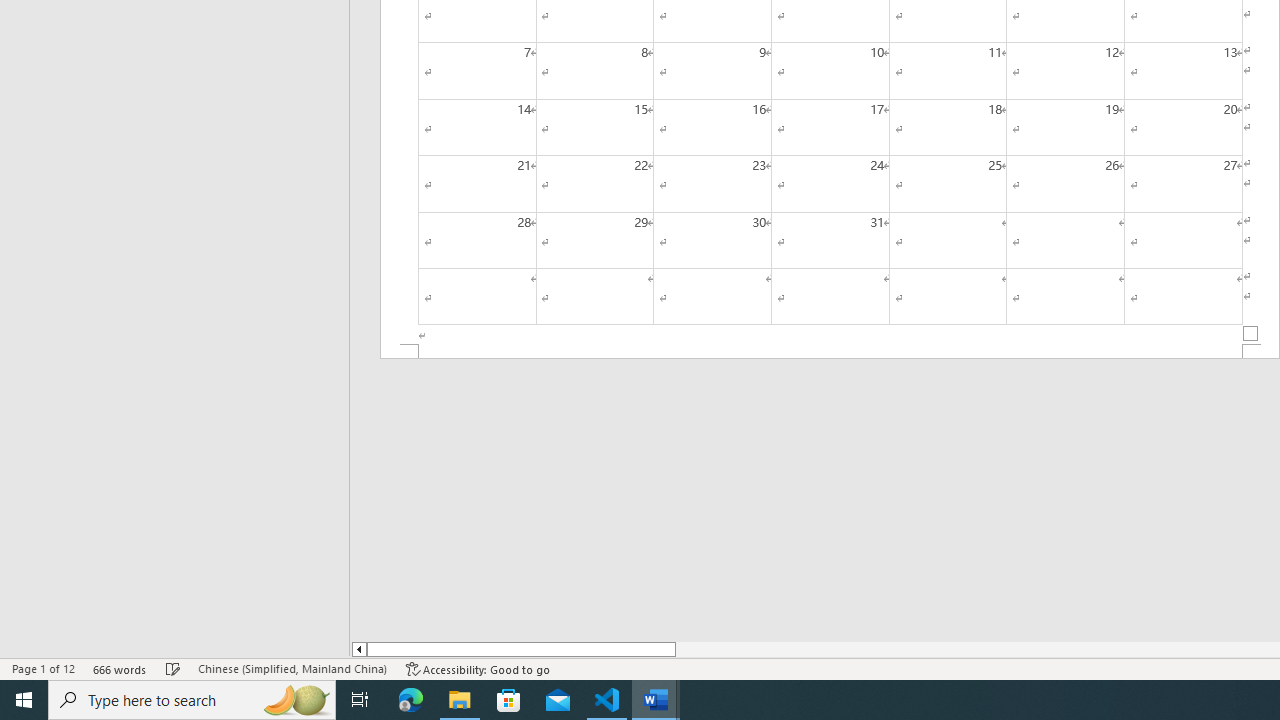 This screenshot has height=720, width=1280. What do you see at coordinates (830, 350) in the screenshot?
I see `'Footer -Section 1-'` at bounding box center [830, 350].